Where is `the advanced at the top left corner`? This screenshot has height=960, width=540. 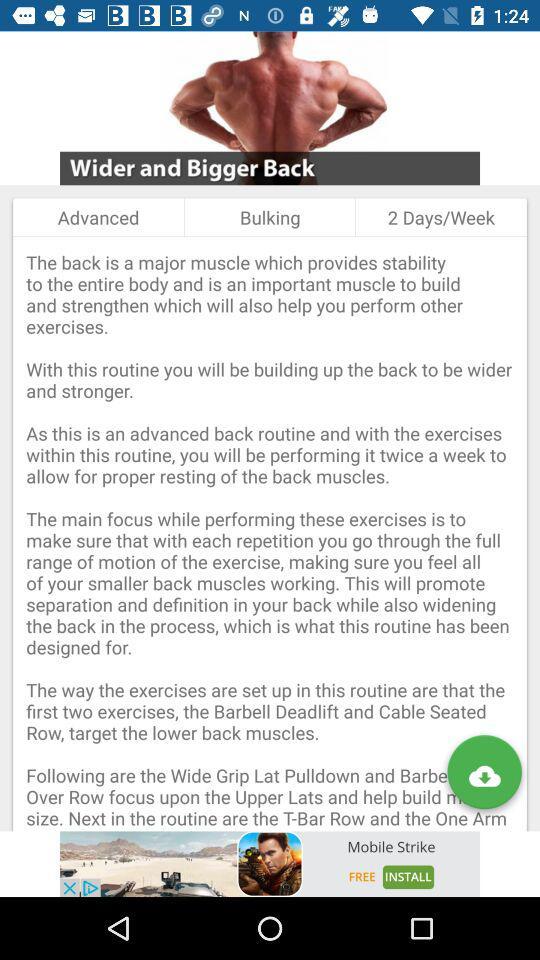
the advanced at the top left corner is located at coordinates (97, 217).